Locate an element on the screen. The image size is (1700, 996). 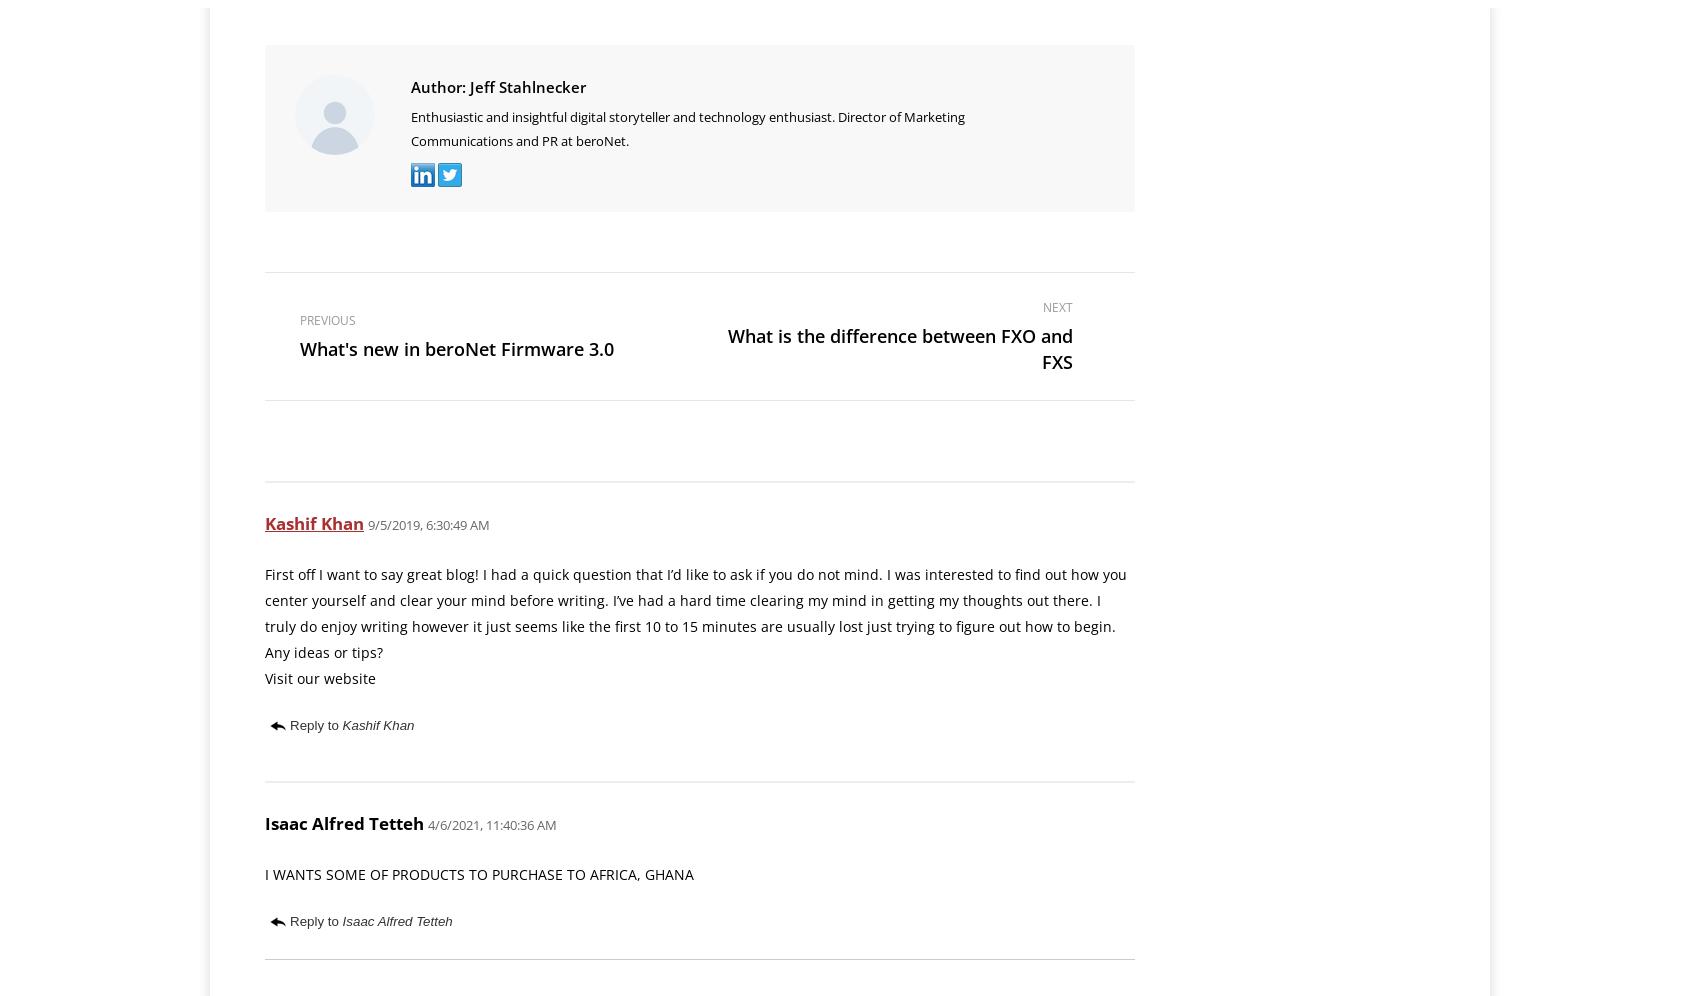
'Visit our website' is located at coordinates (319, 678).